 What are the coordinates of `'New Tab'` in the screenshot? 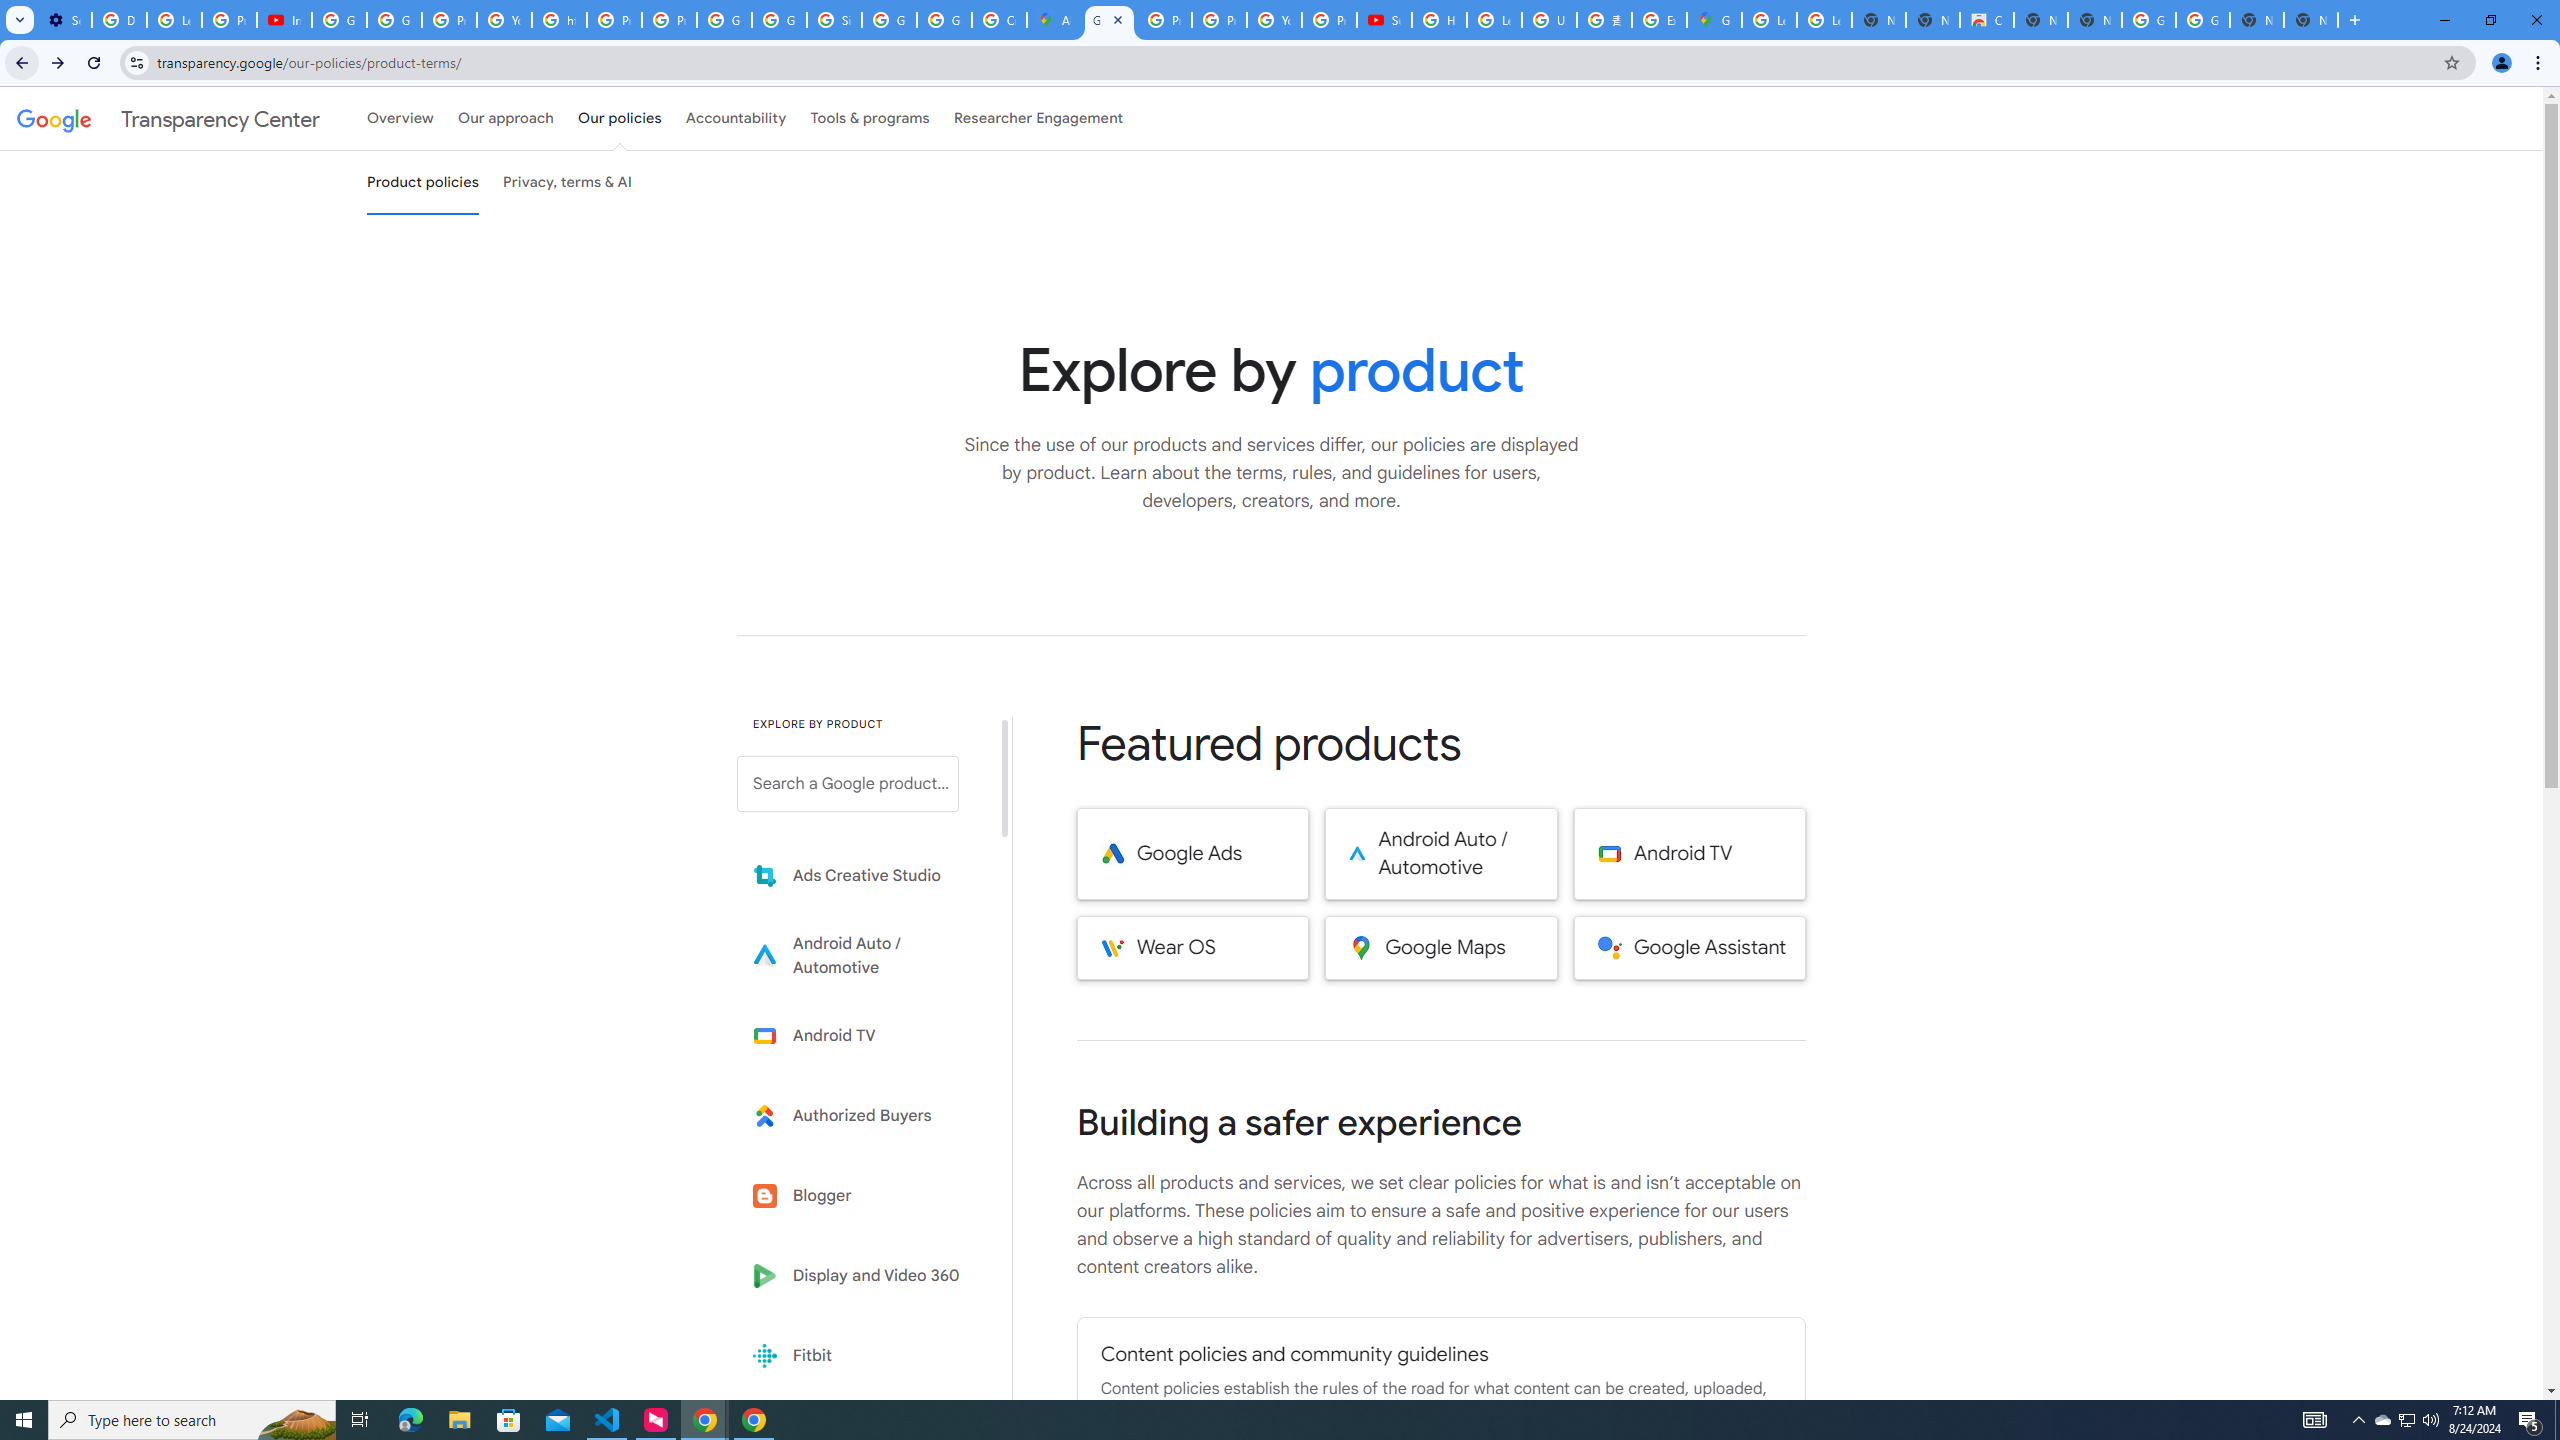 It's located at (2311, 19).